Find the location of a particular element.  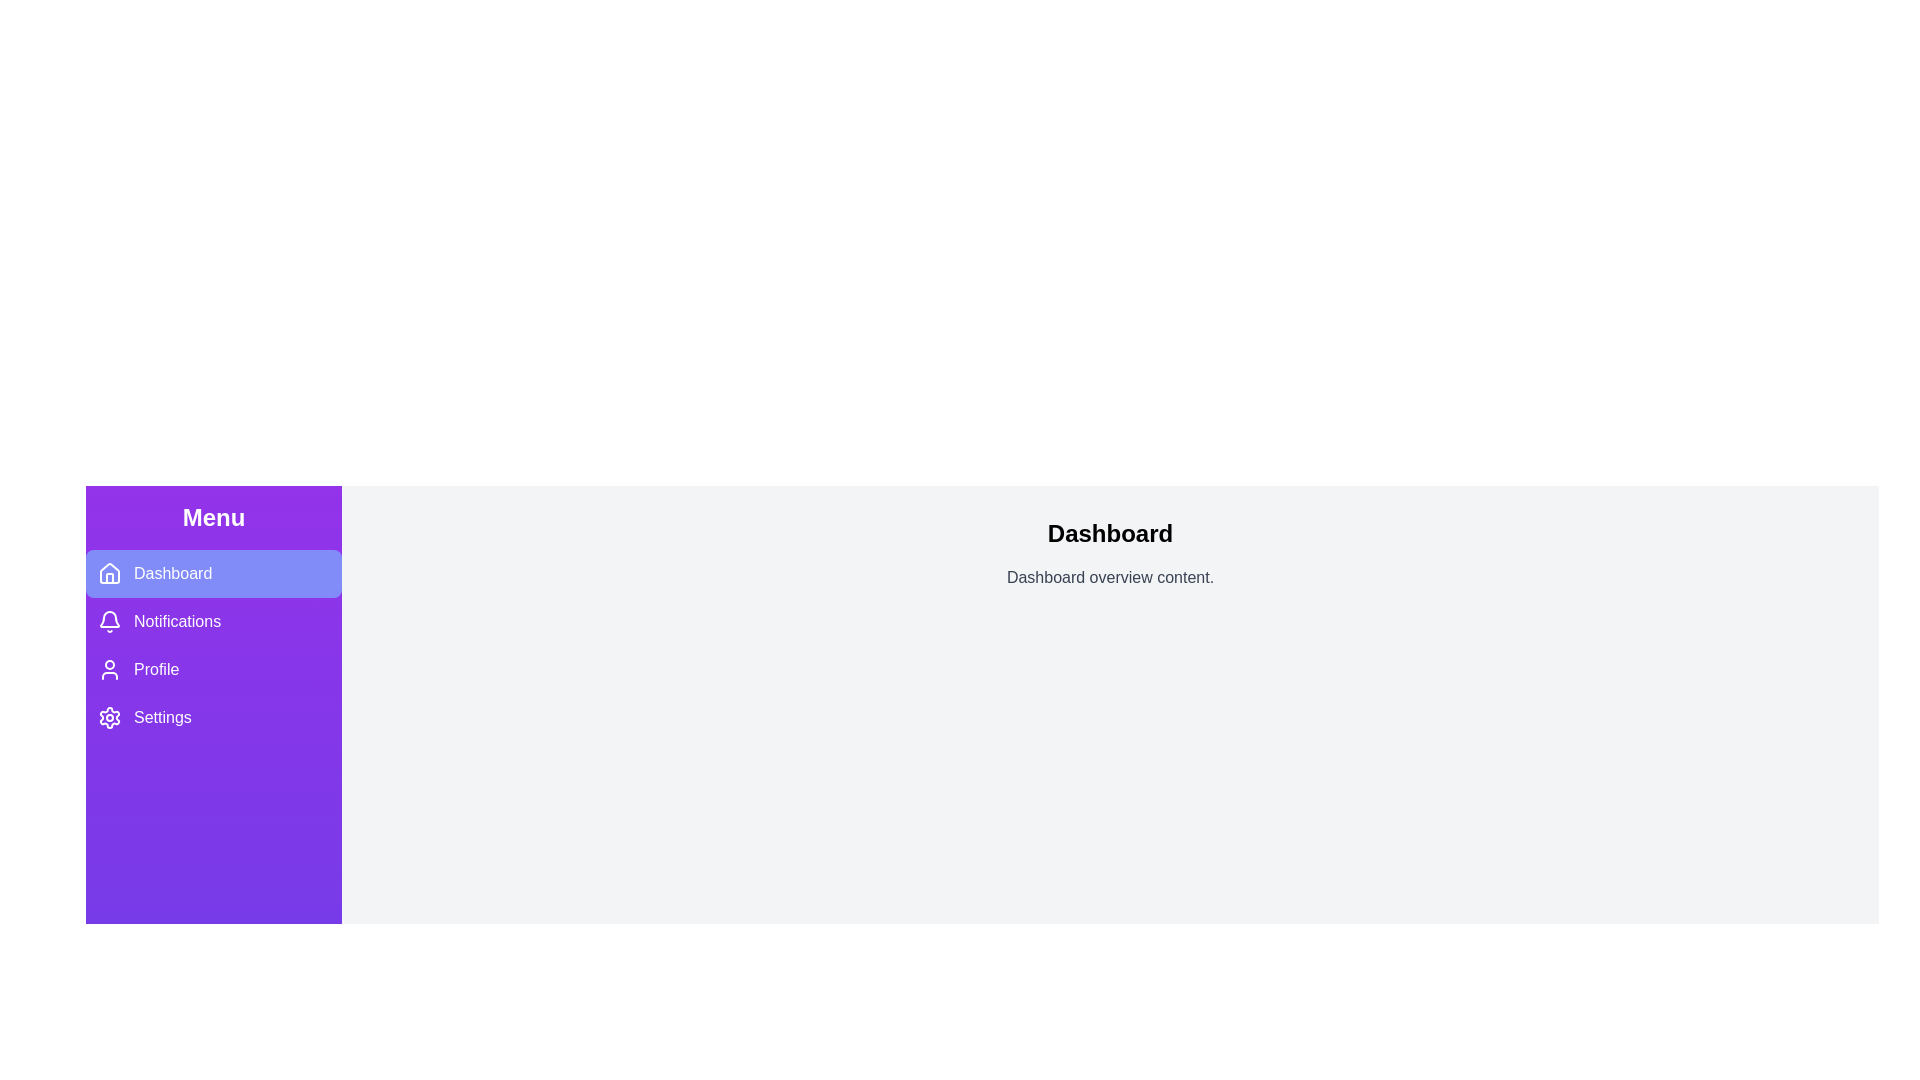

the second menu item in the vertical menu is located at coordinates (214, 620).